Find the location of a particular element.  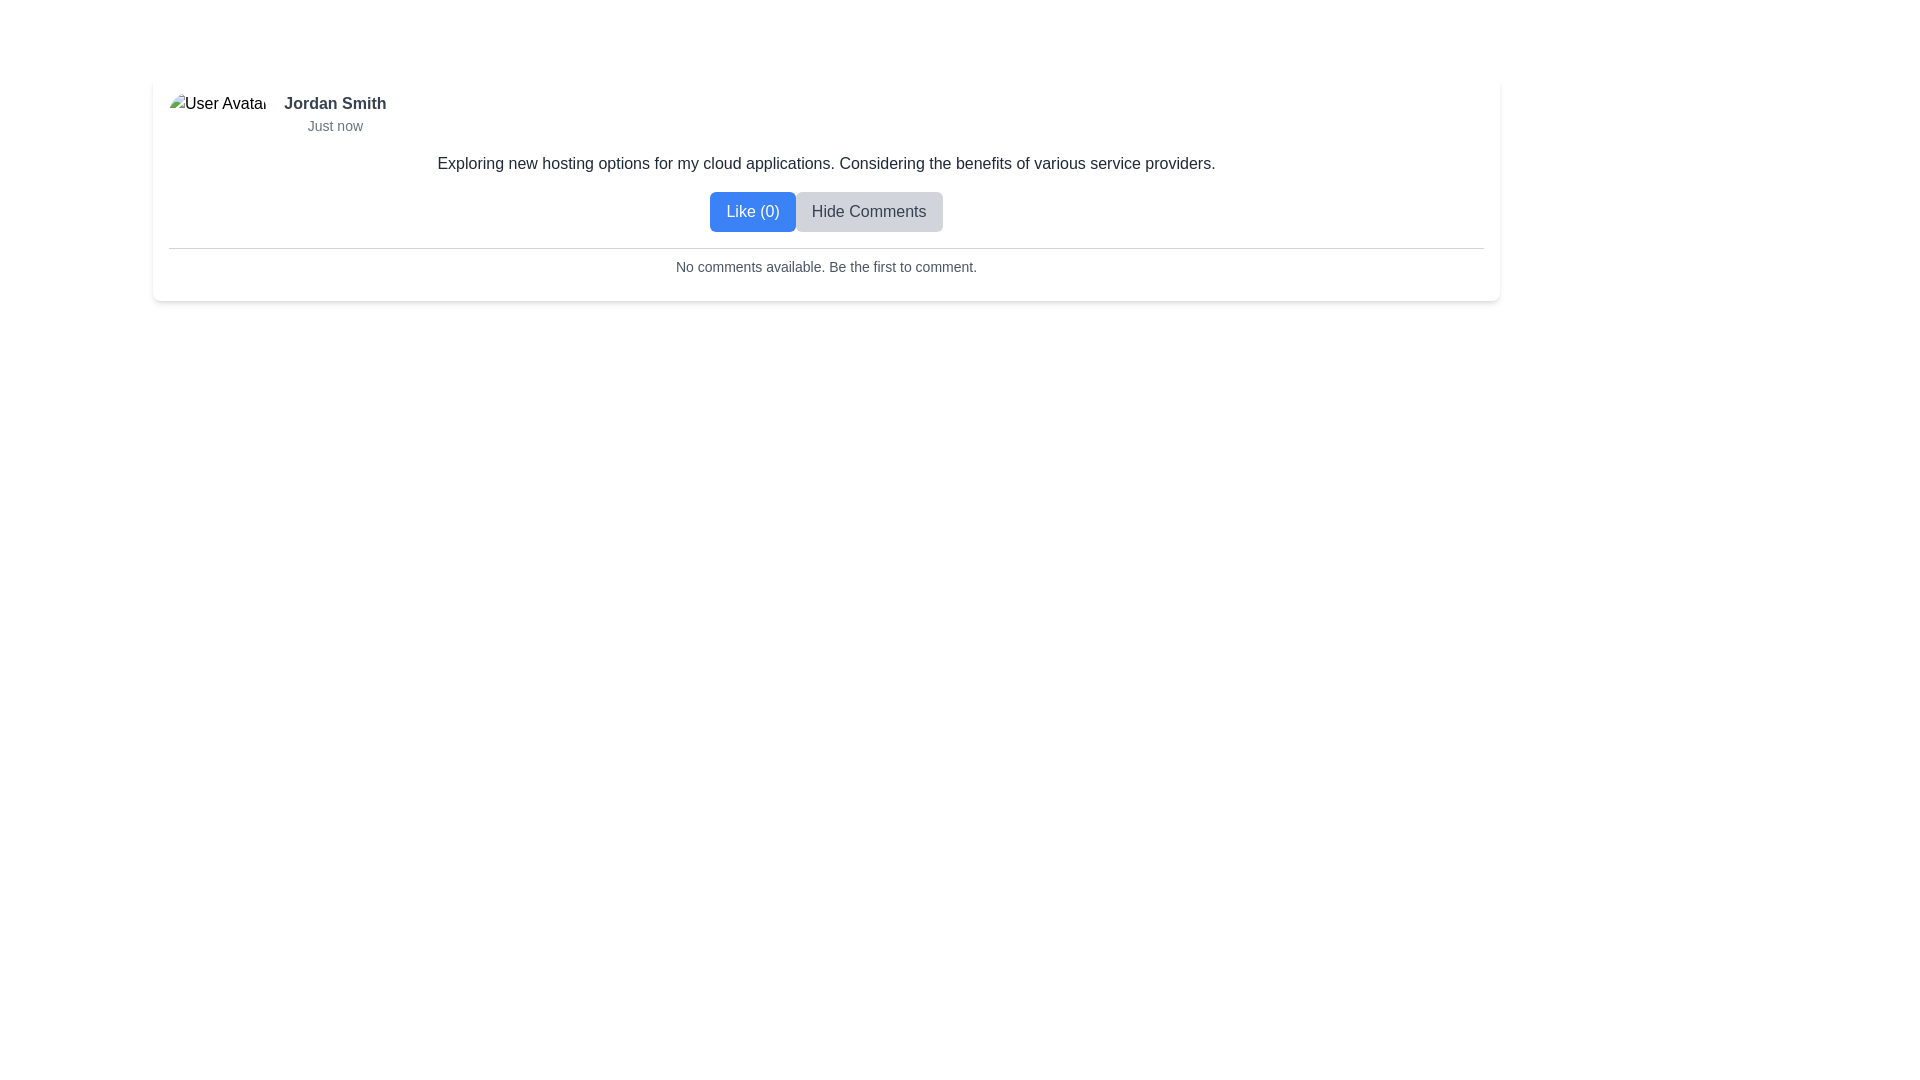

the bold text element displaying the name 'Jordan Smith', which is positioned at the top of the user metadata header is located at coordinates (335, 104).